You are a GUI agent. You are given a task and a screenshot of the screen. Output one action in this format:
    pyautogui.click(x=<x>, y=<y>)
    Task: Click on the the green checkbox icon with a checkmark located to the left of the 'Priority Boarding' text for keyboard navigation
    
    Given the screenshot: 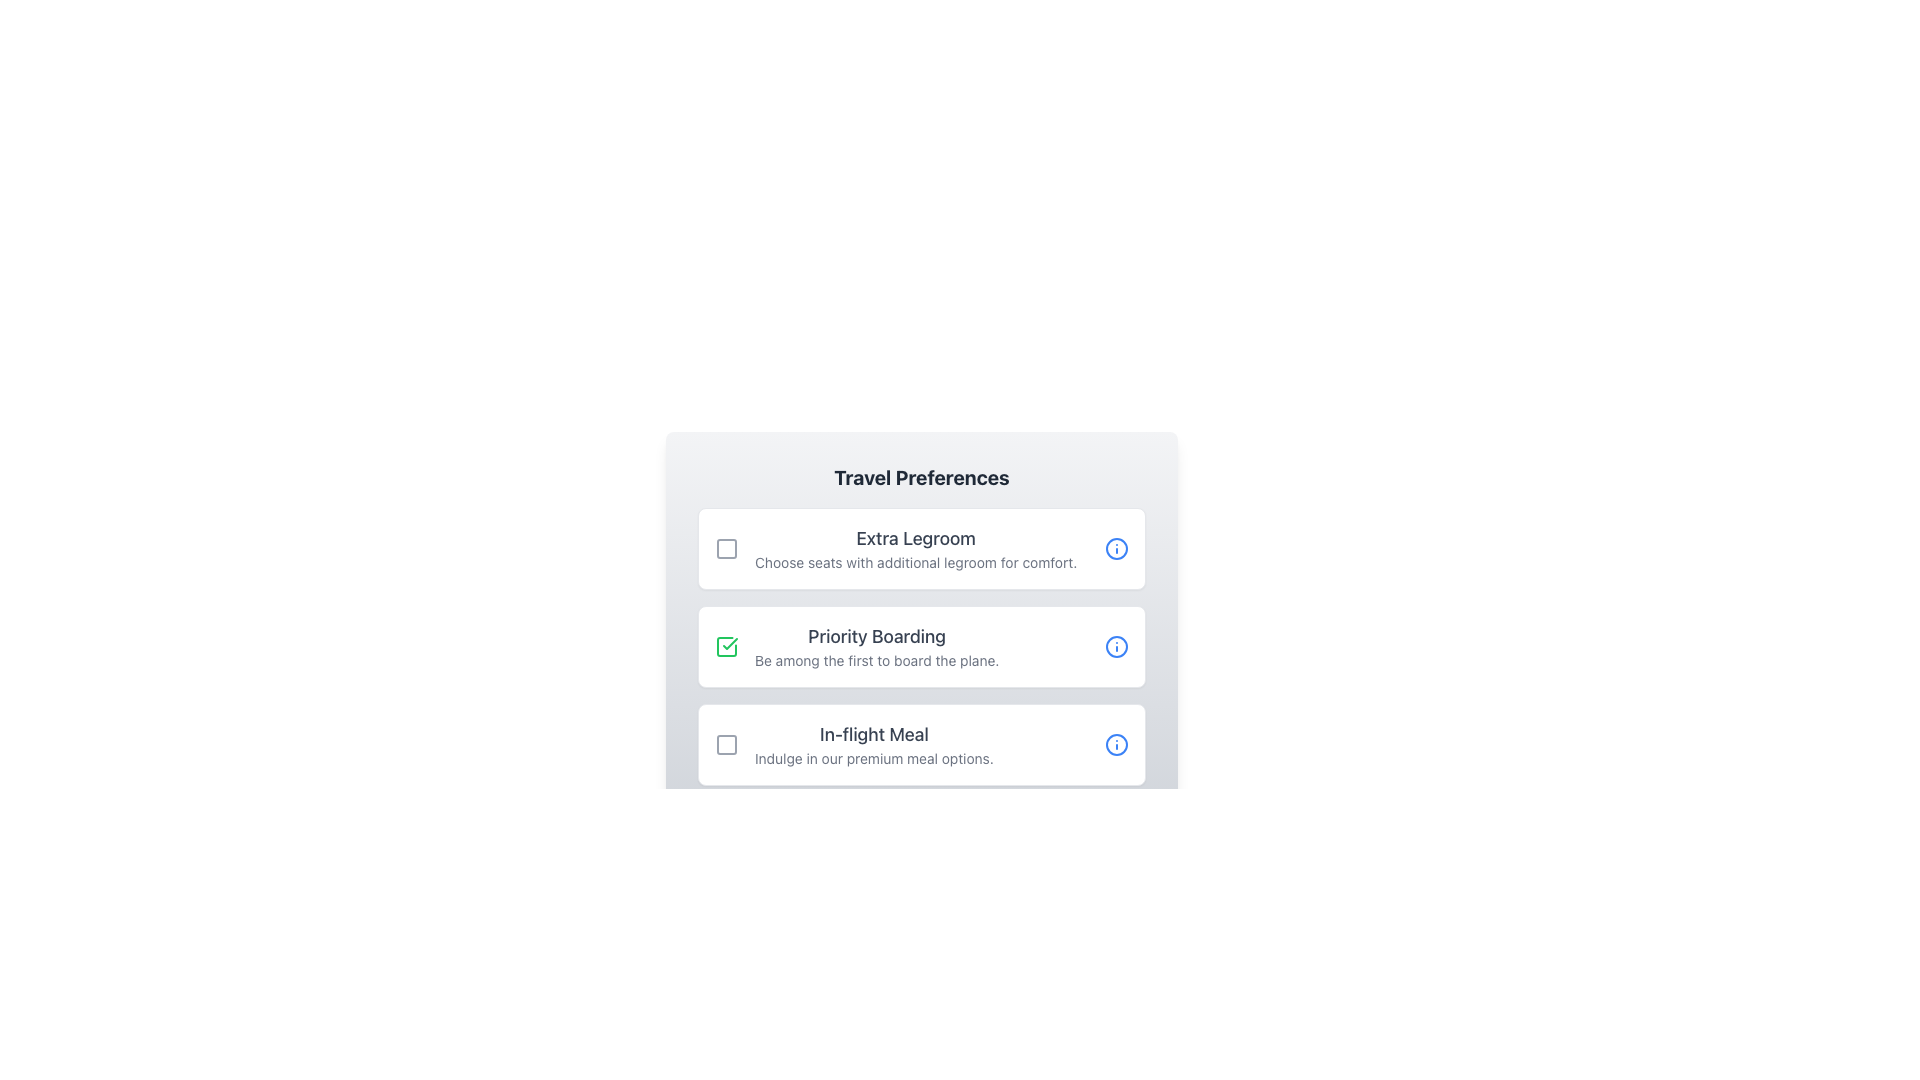 What is the action you would take?
    pyautogui.click(x=725, y=647)
    